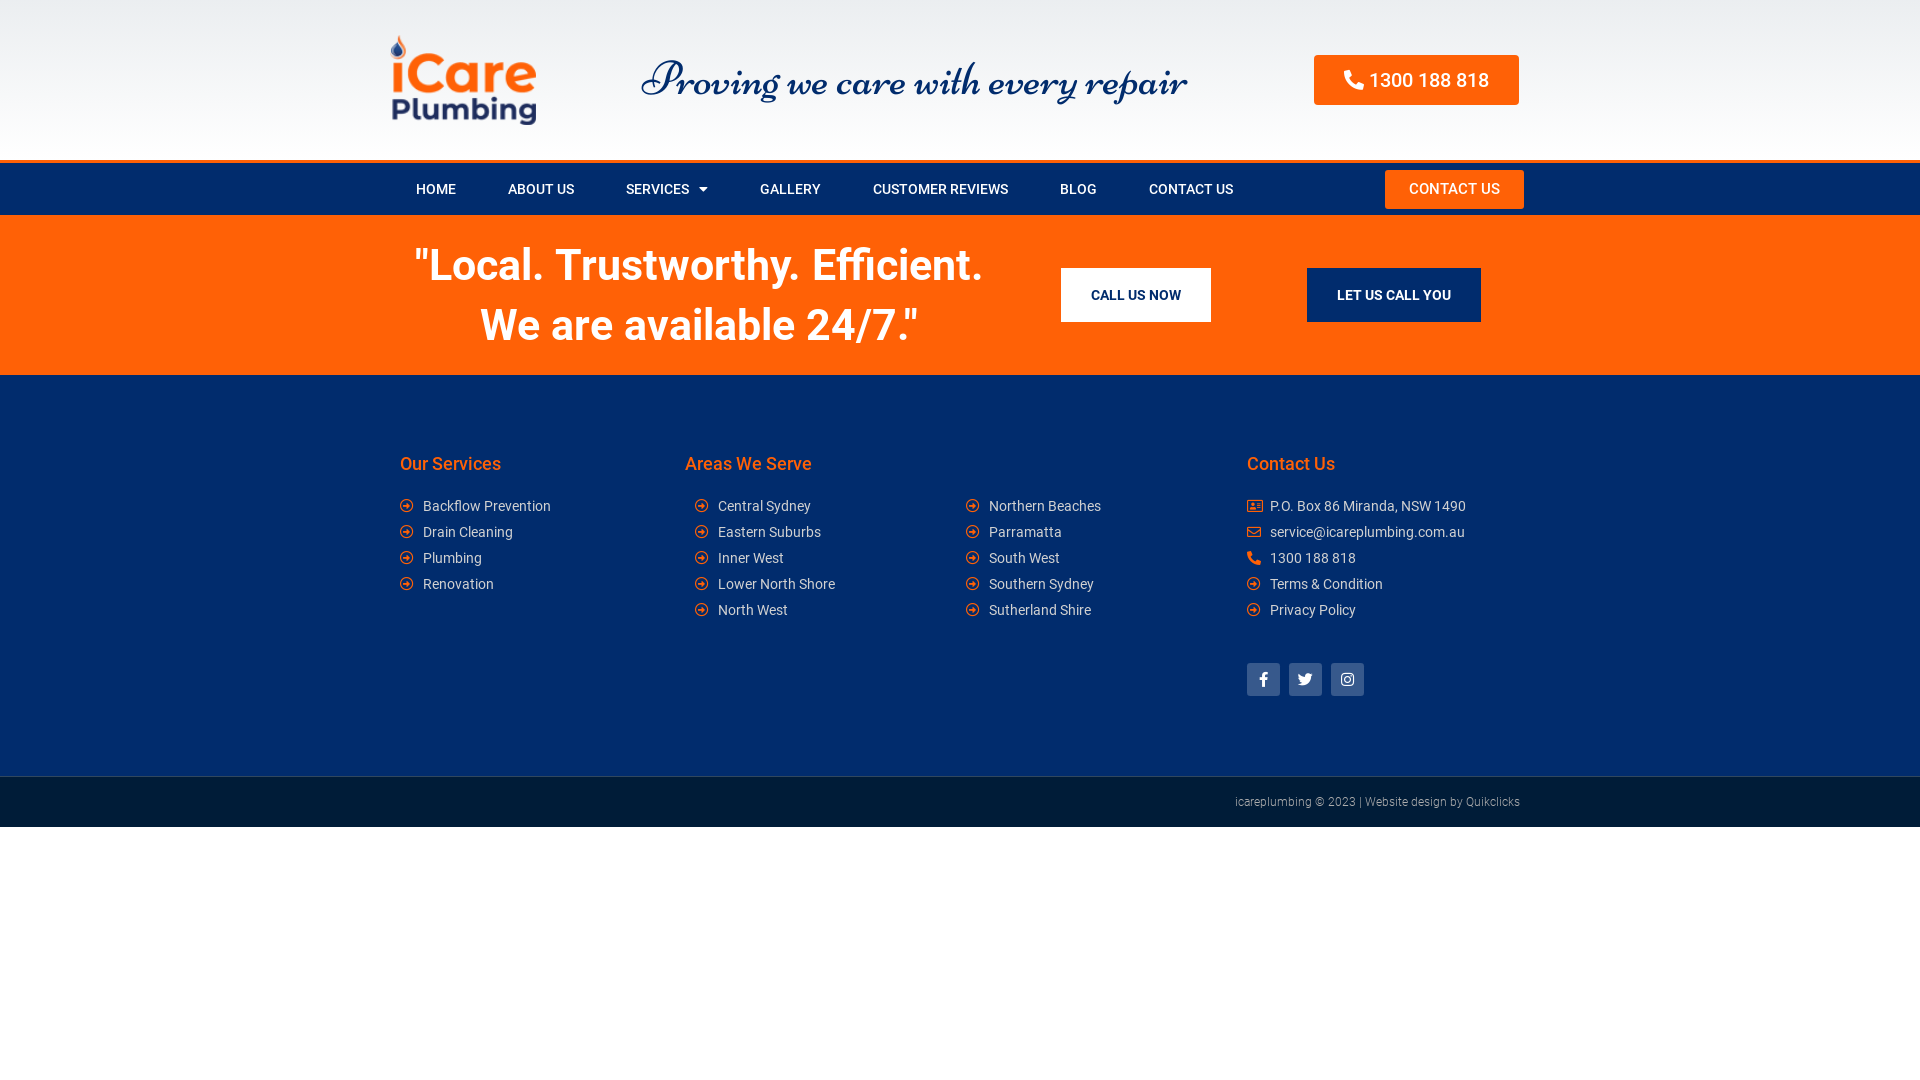 This screenshot has height=1080, width=1920. Describe the element at coordinates (1378, 608) in the screenshot. I see `'Privacy Policy'` at that location.